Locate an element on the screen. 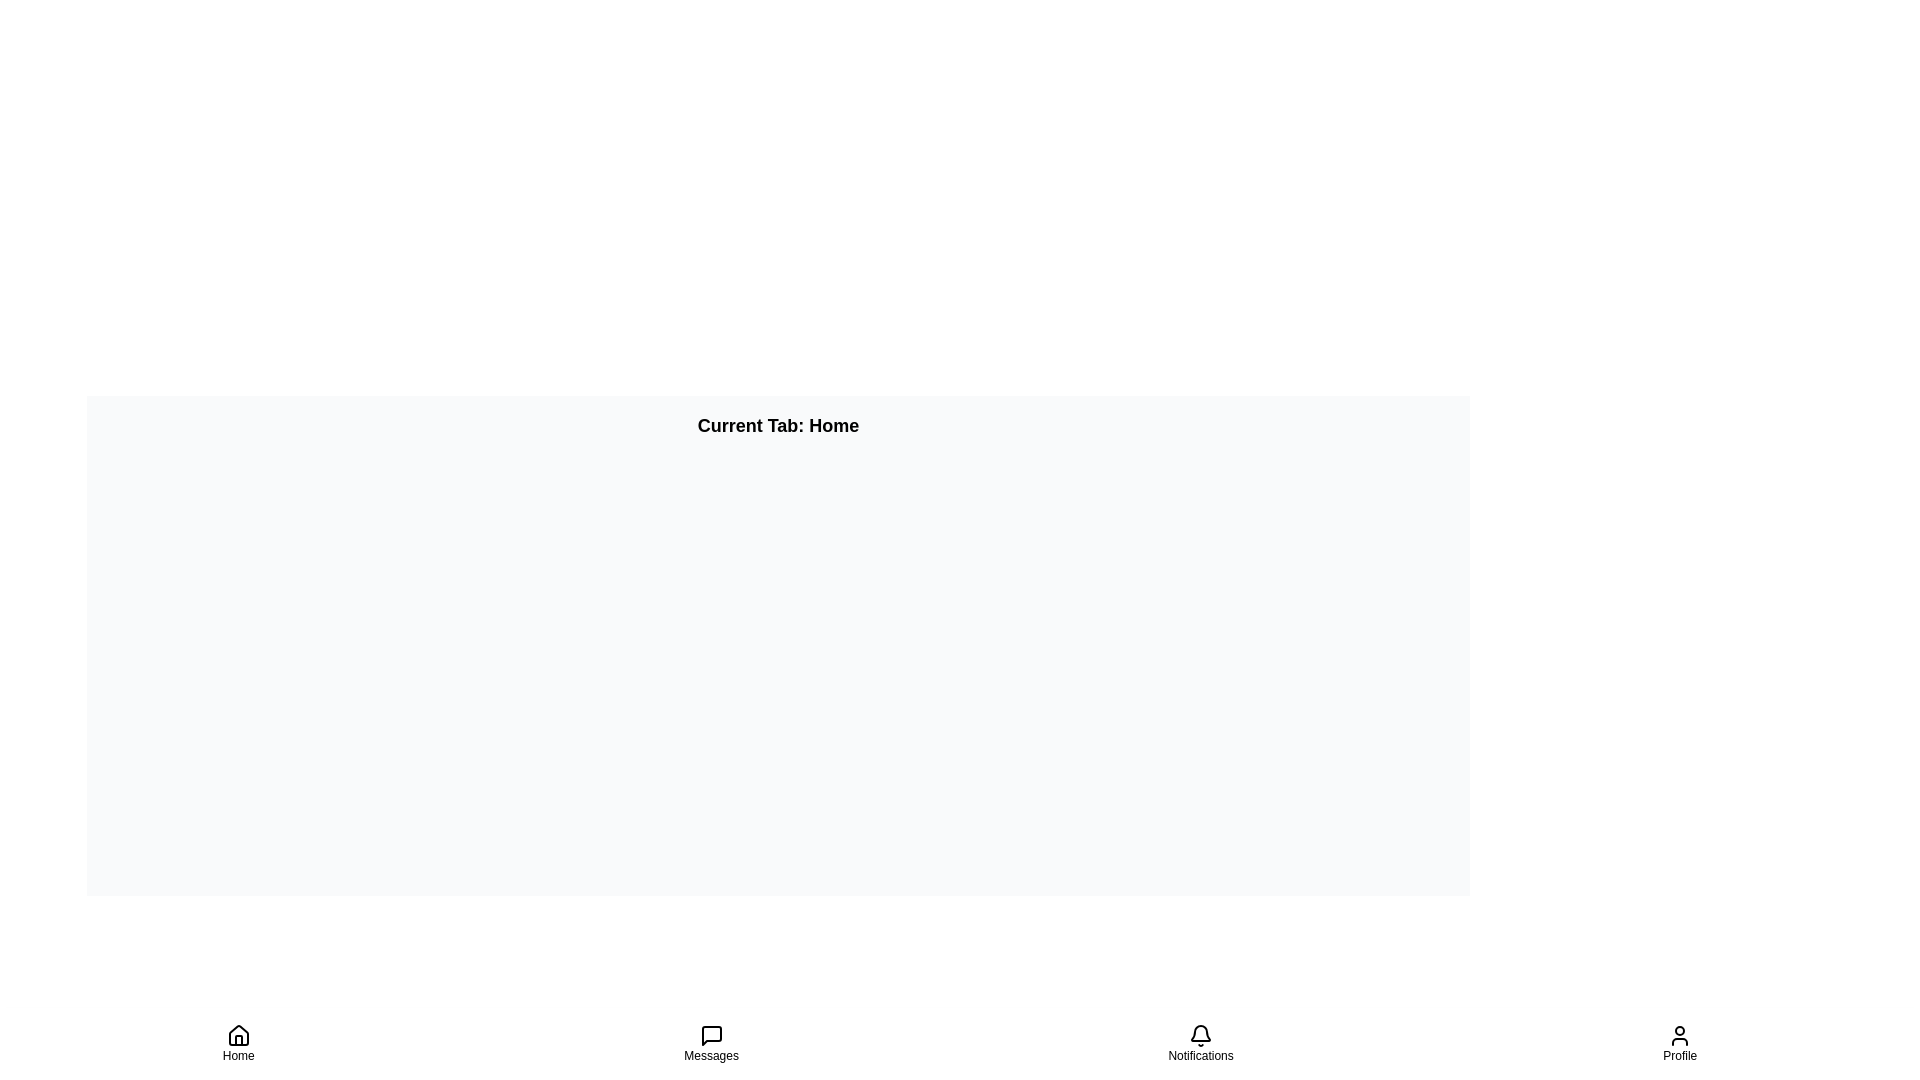 This screenshot has height=1080, width=1920. the 'Home' button icon in the bottom navigation bar is located at coordinates (238, 1043).